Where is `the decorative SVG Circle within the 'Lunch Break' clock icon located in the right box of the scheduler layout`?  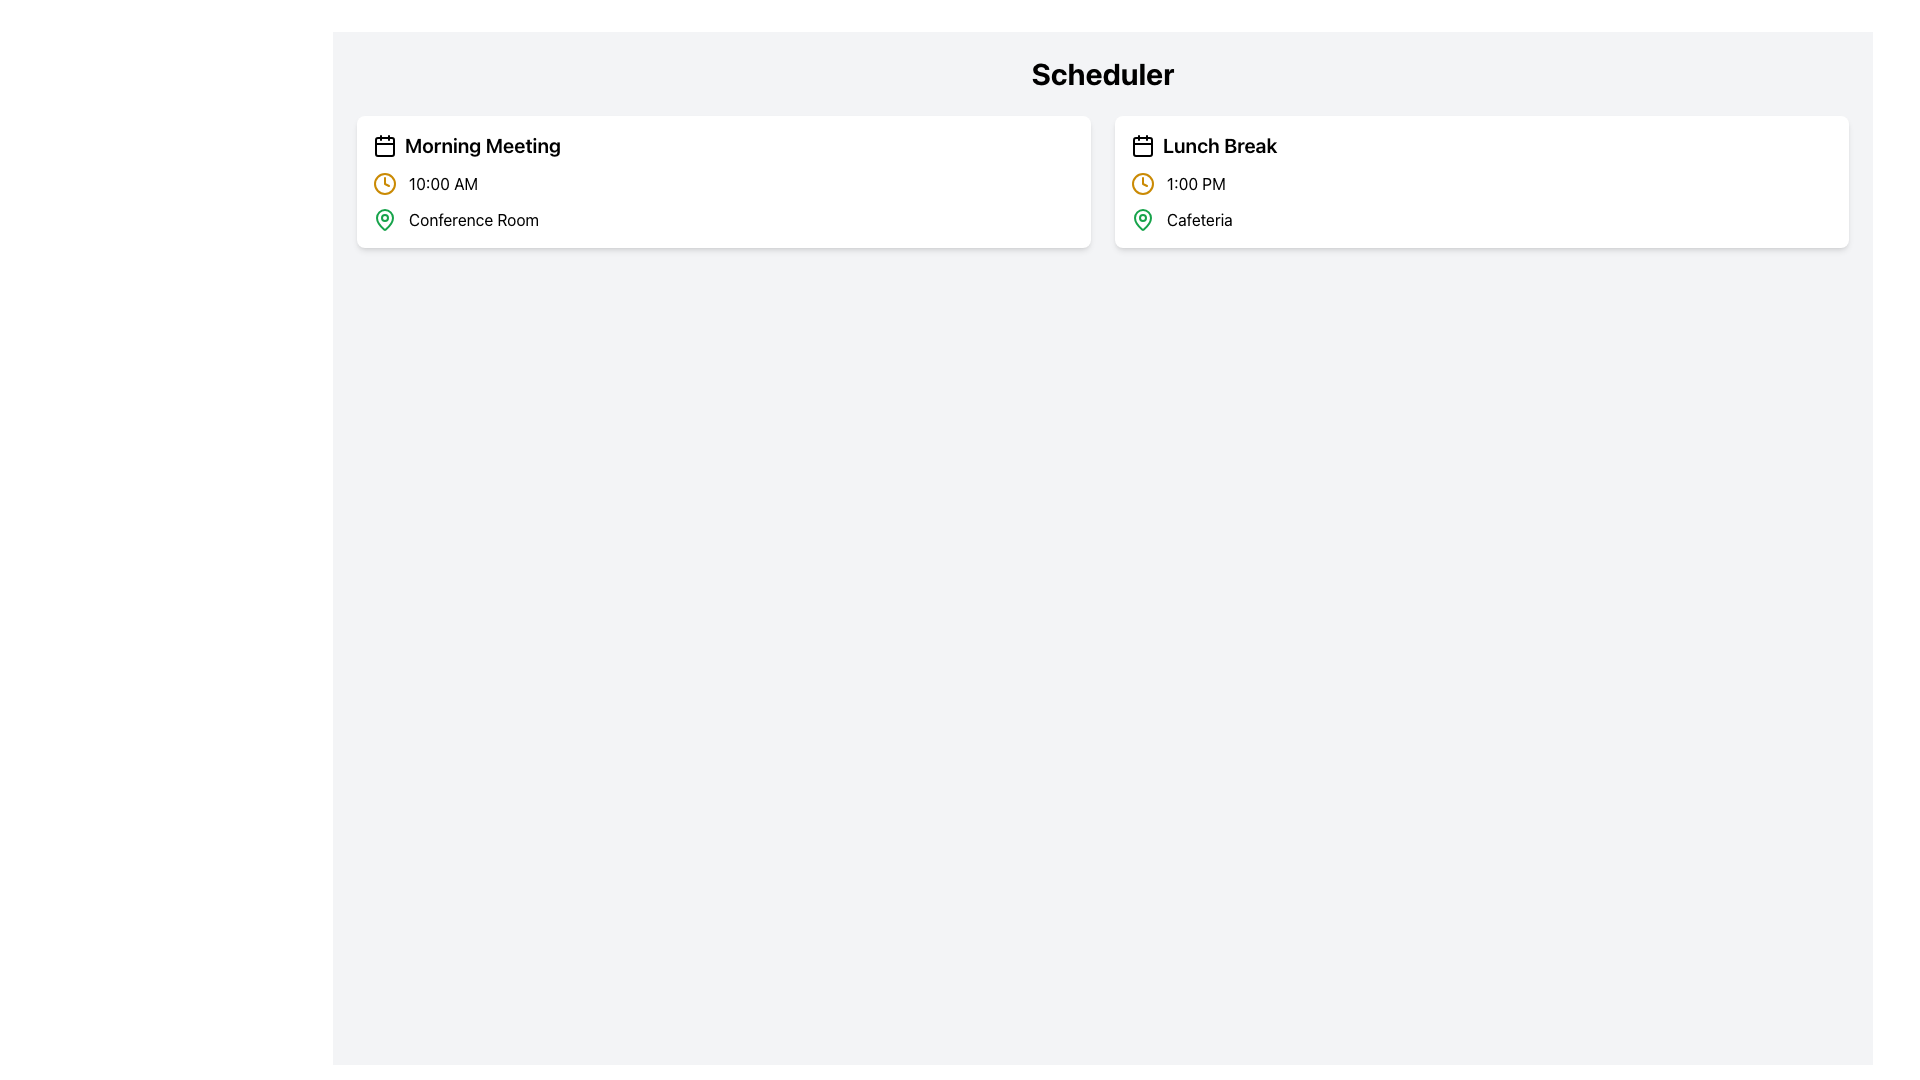 the decorative SVG Circle within the 'Lunch Break' clock icon located in the right box of the scheduler layout is located at coordinates (1142, 184).